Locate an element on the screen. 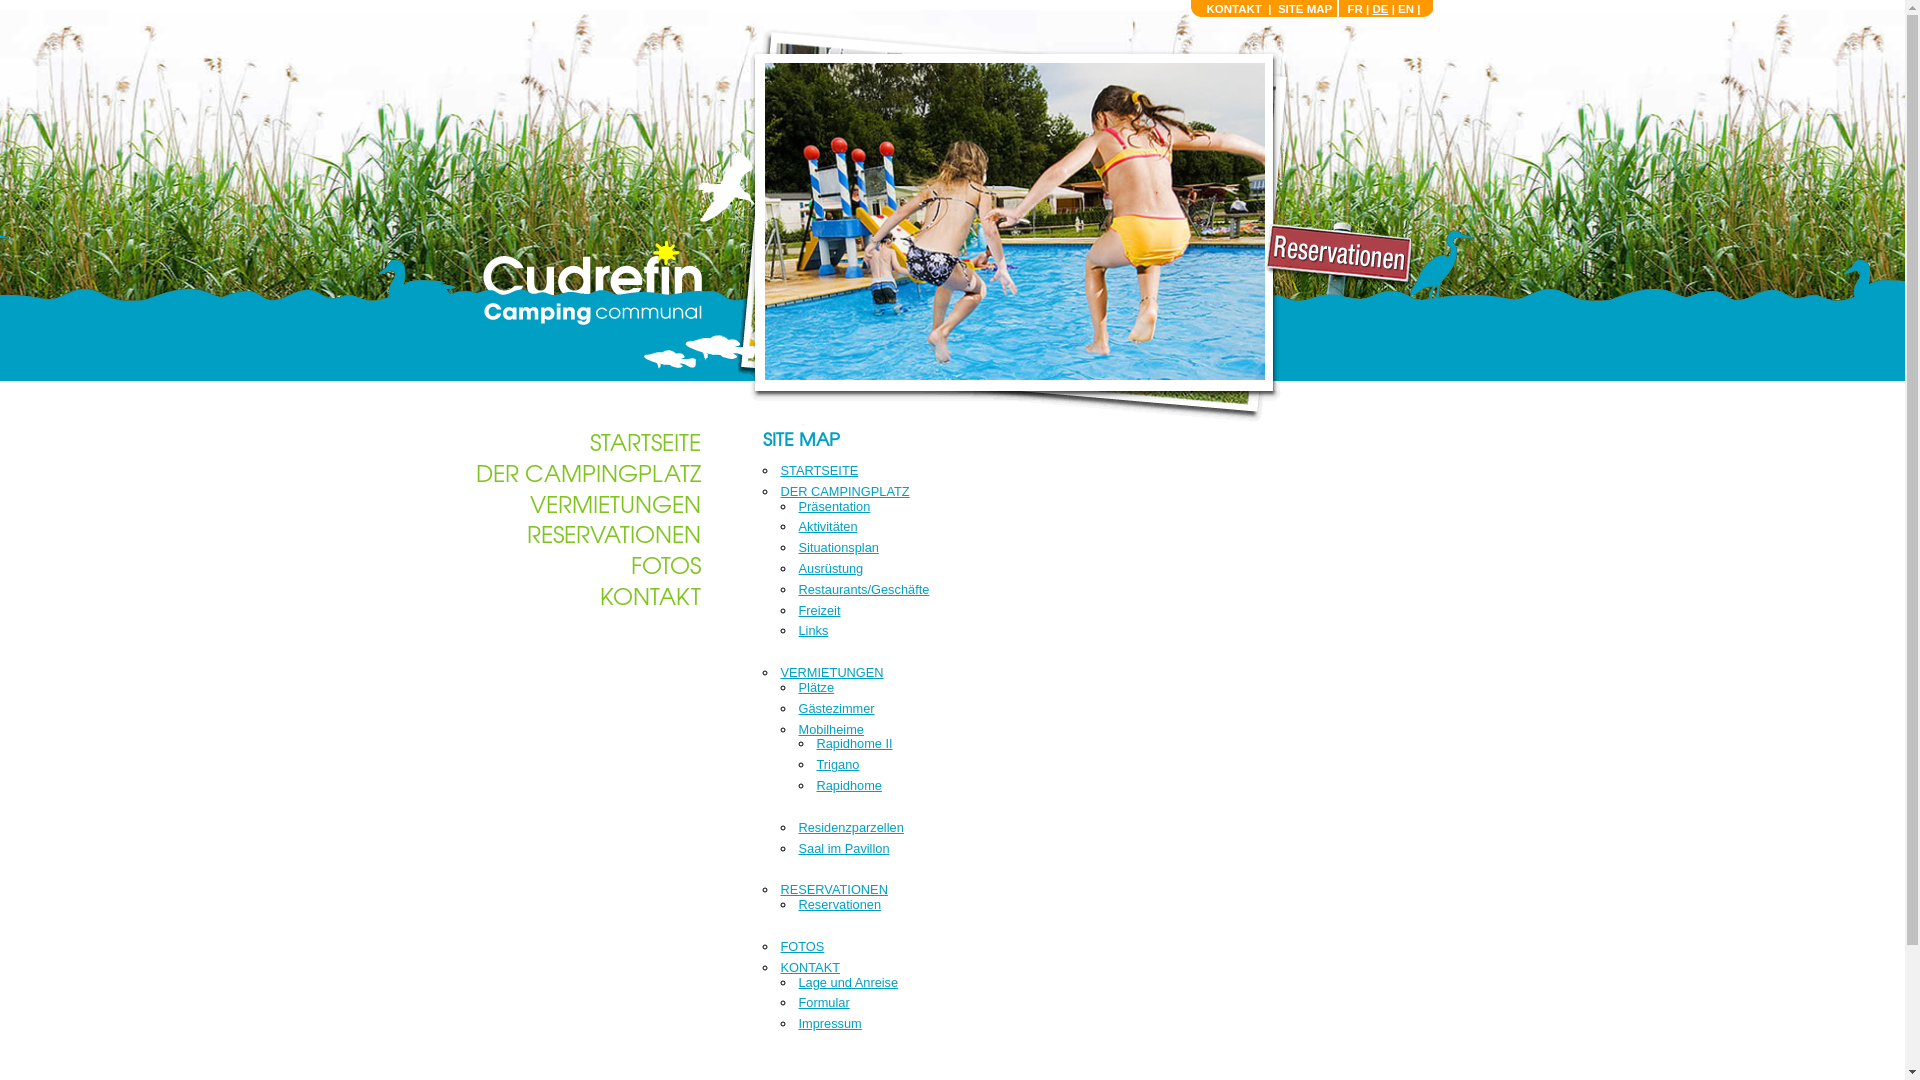  ' ' is located at coordinates (588, 282).